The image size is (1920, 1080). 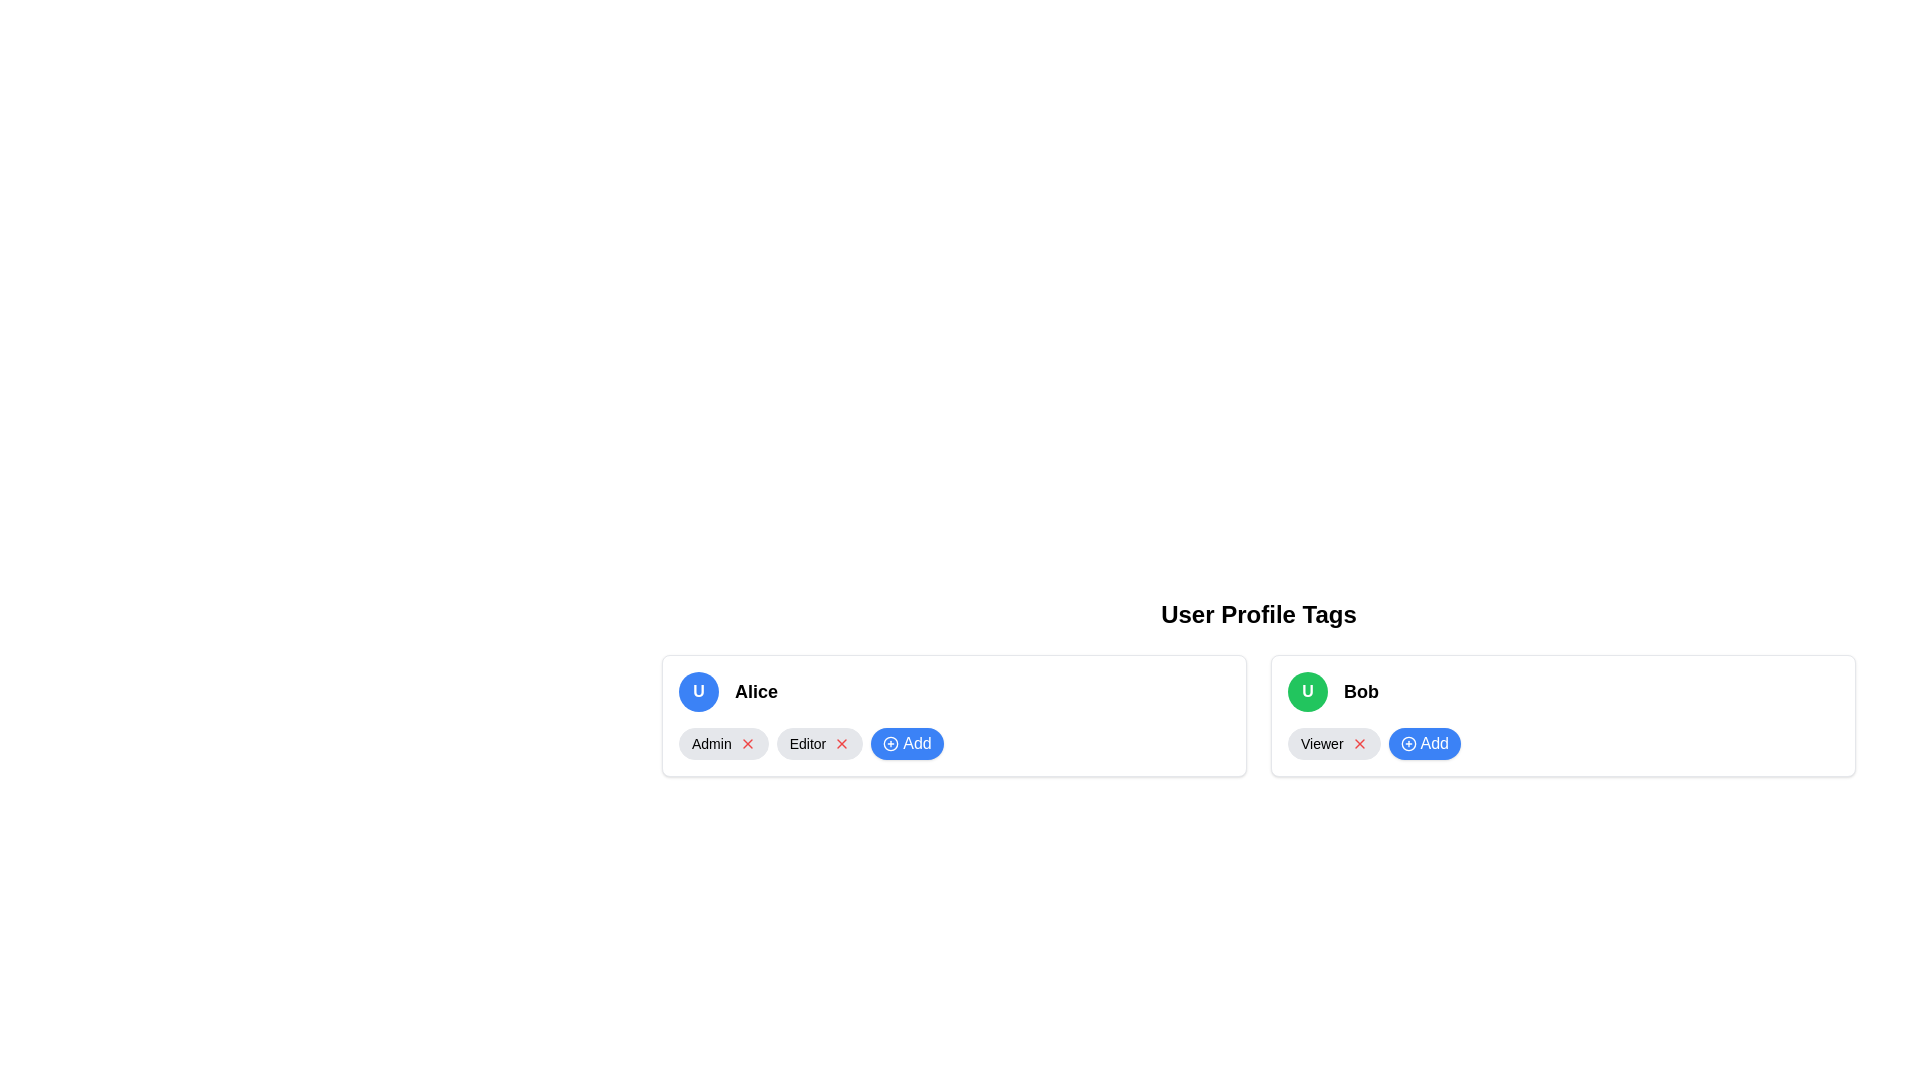 I want to click on the interactive red 'X' icon located to the right of the text 'Editor' in the 'User Profile Tags' section, so click(x=842, y=744).